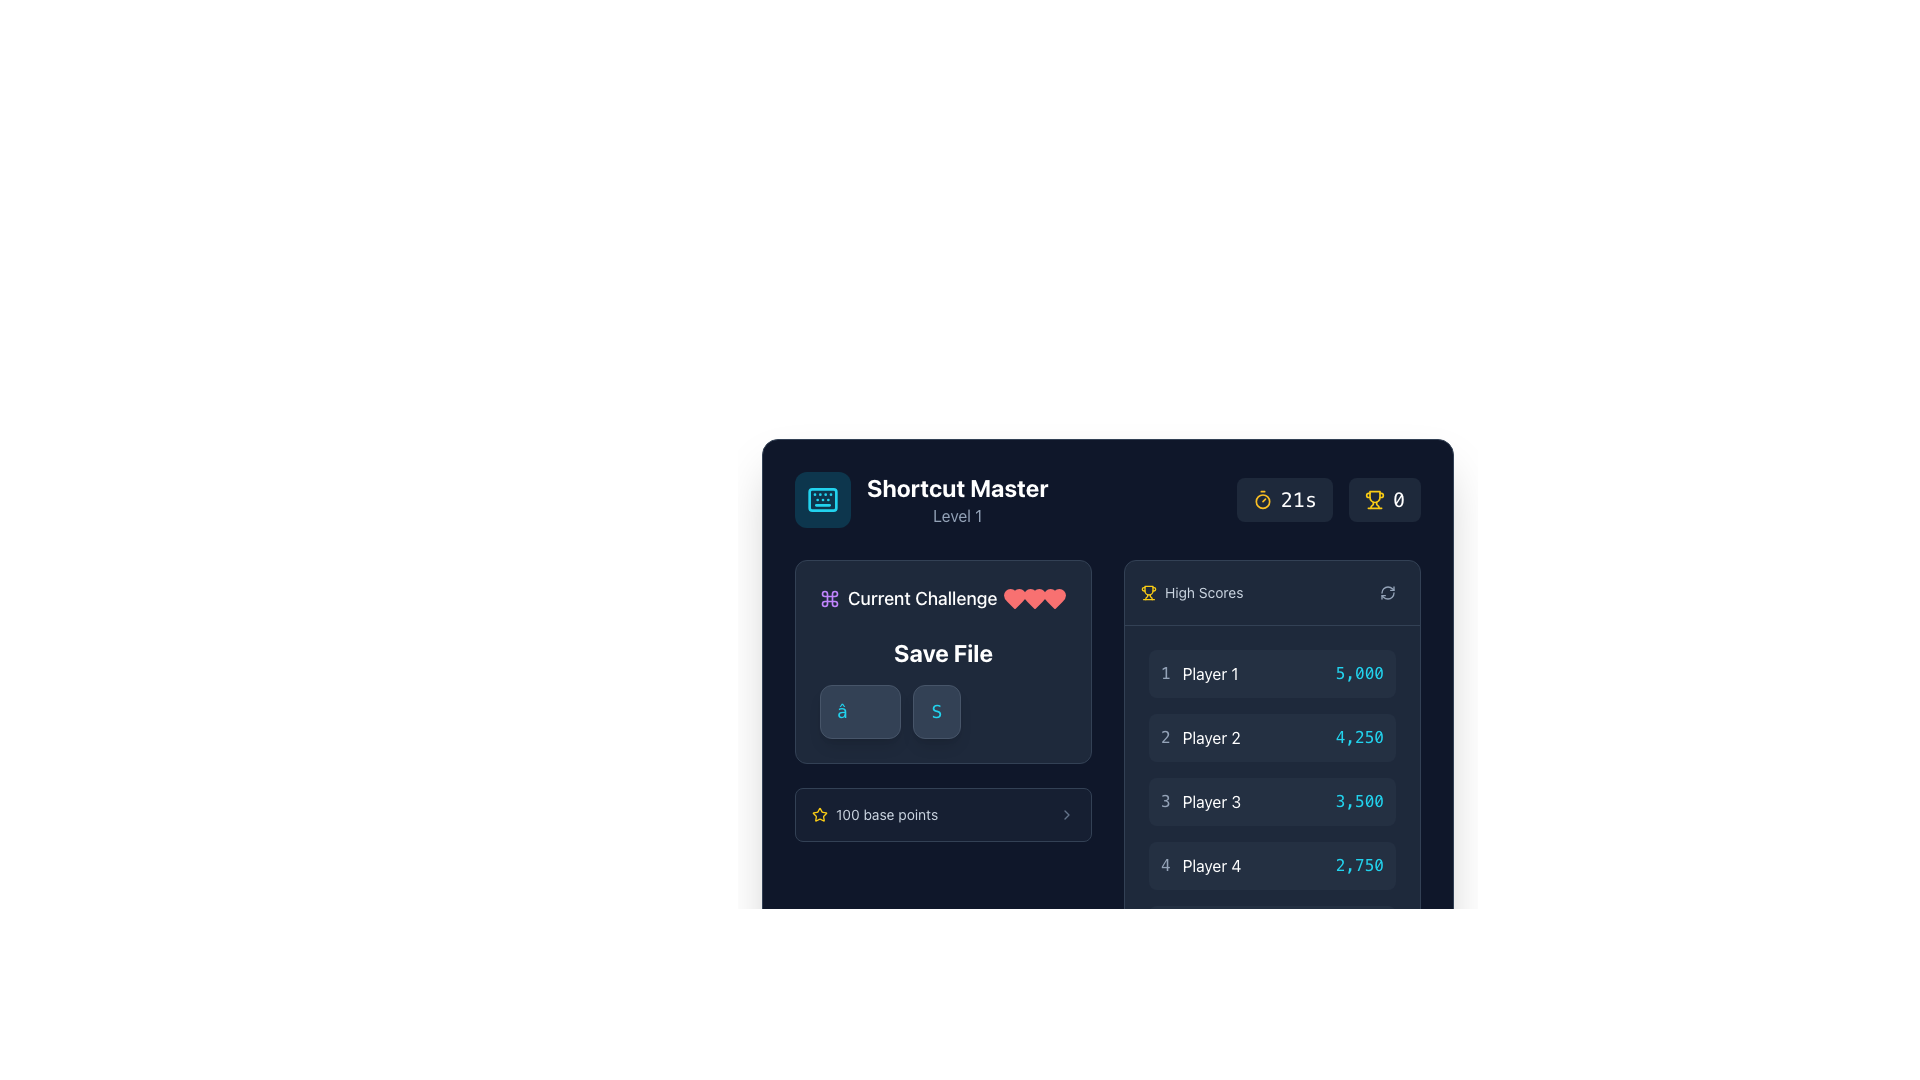  Describe the element at coordinates (1210, 737) in the screenshot. I see `the second player's name in the high scores list, which appears right after 'Player 1' and before 'Player 3'` at that location.